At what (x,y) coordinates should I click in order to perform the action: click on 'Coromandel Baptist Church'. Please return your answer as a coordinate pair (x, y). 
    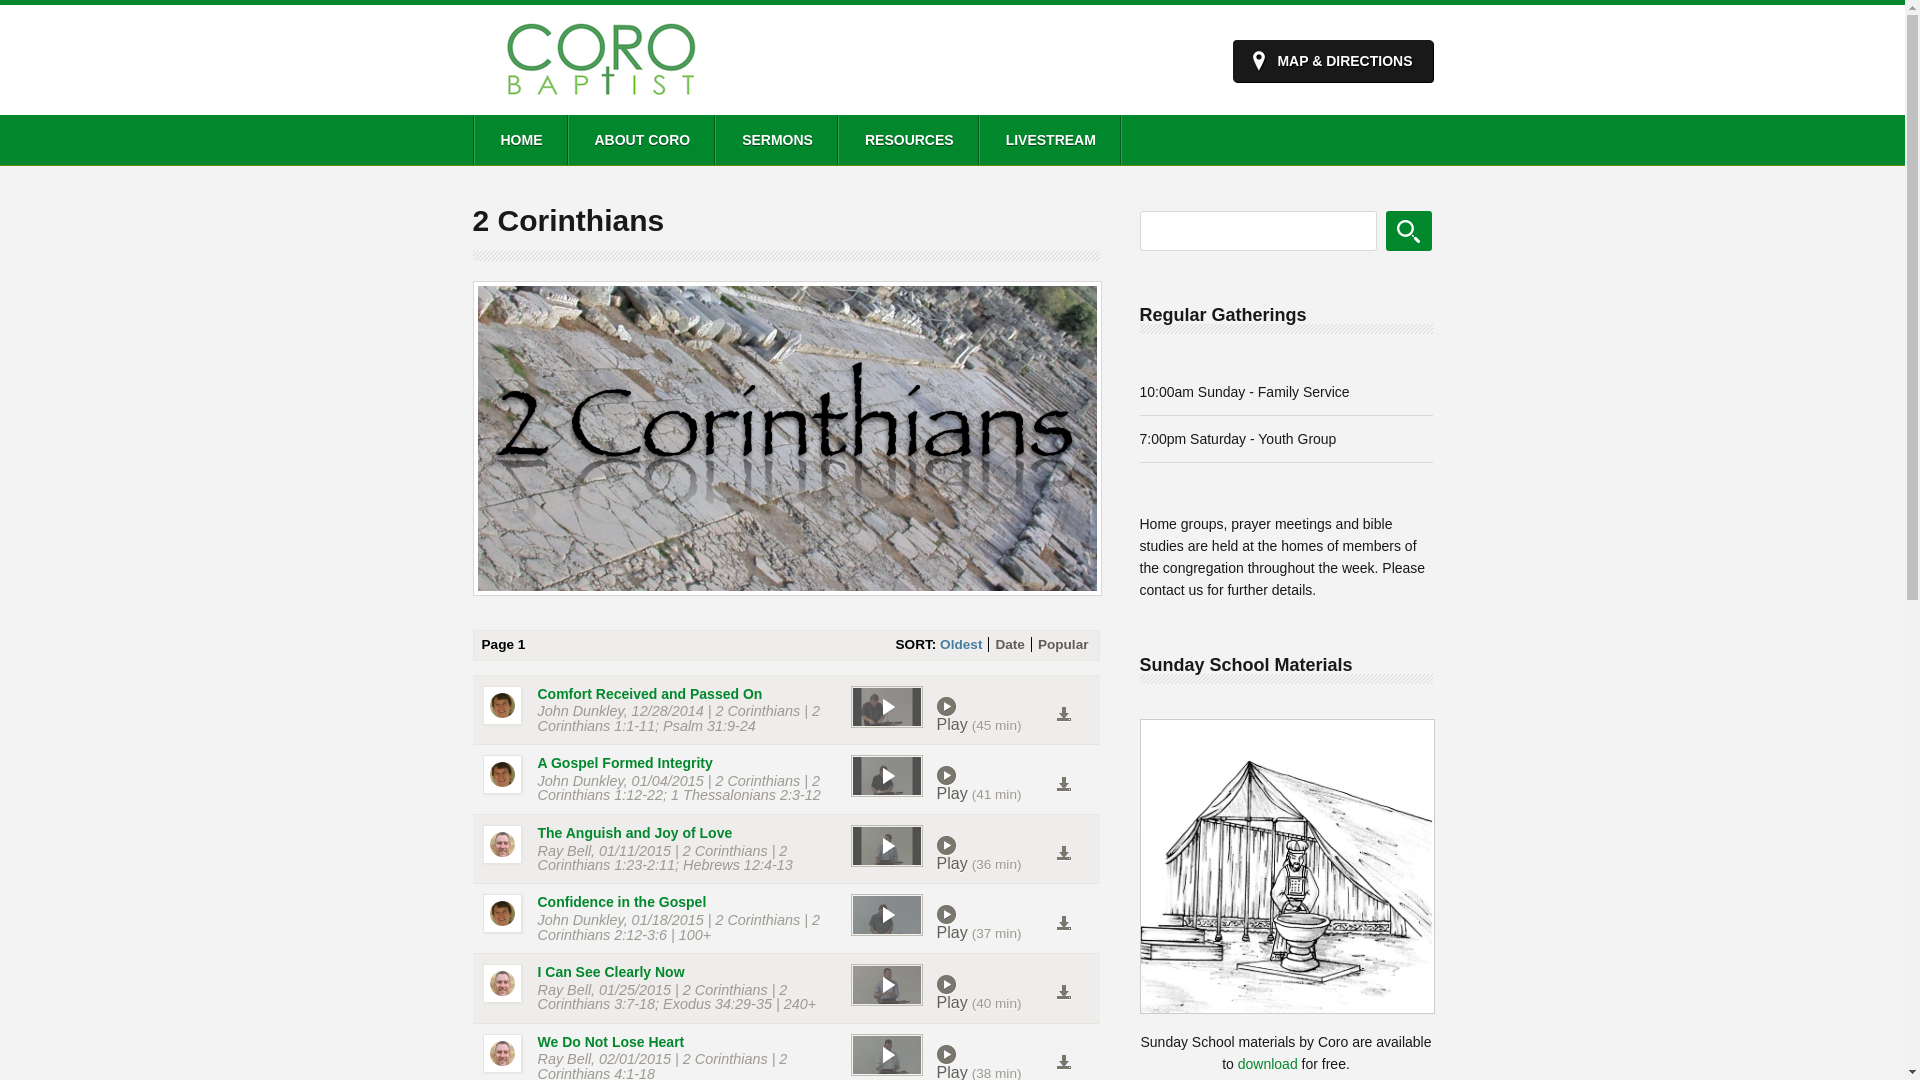
    Looking at the image, I should click on (599, 98).